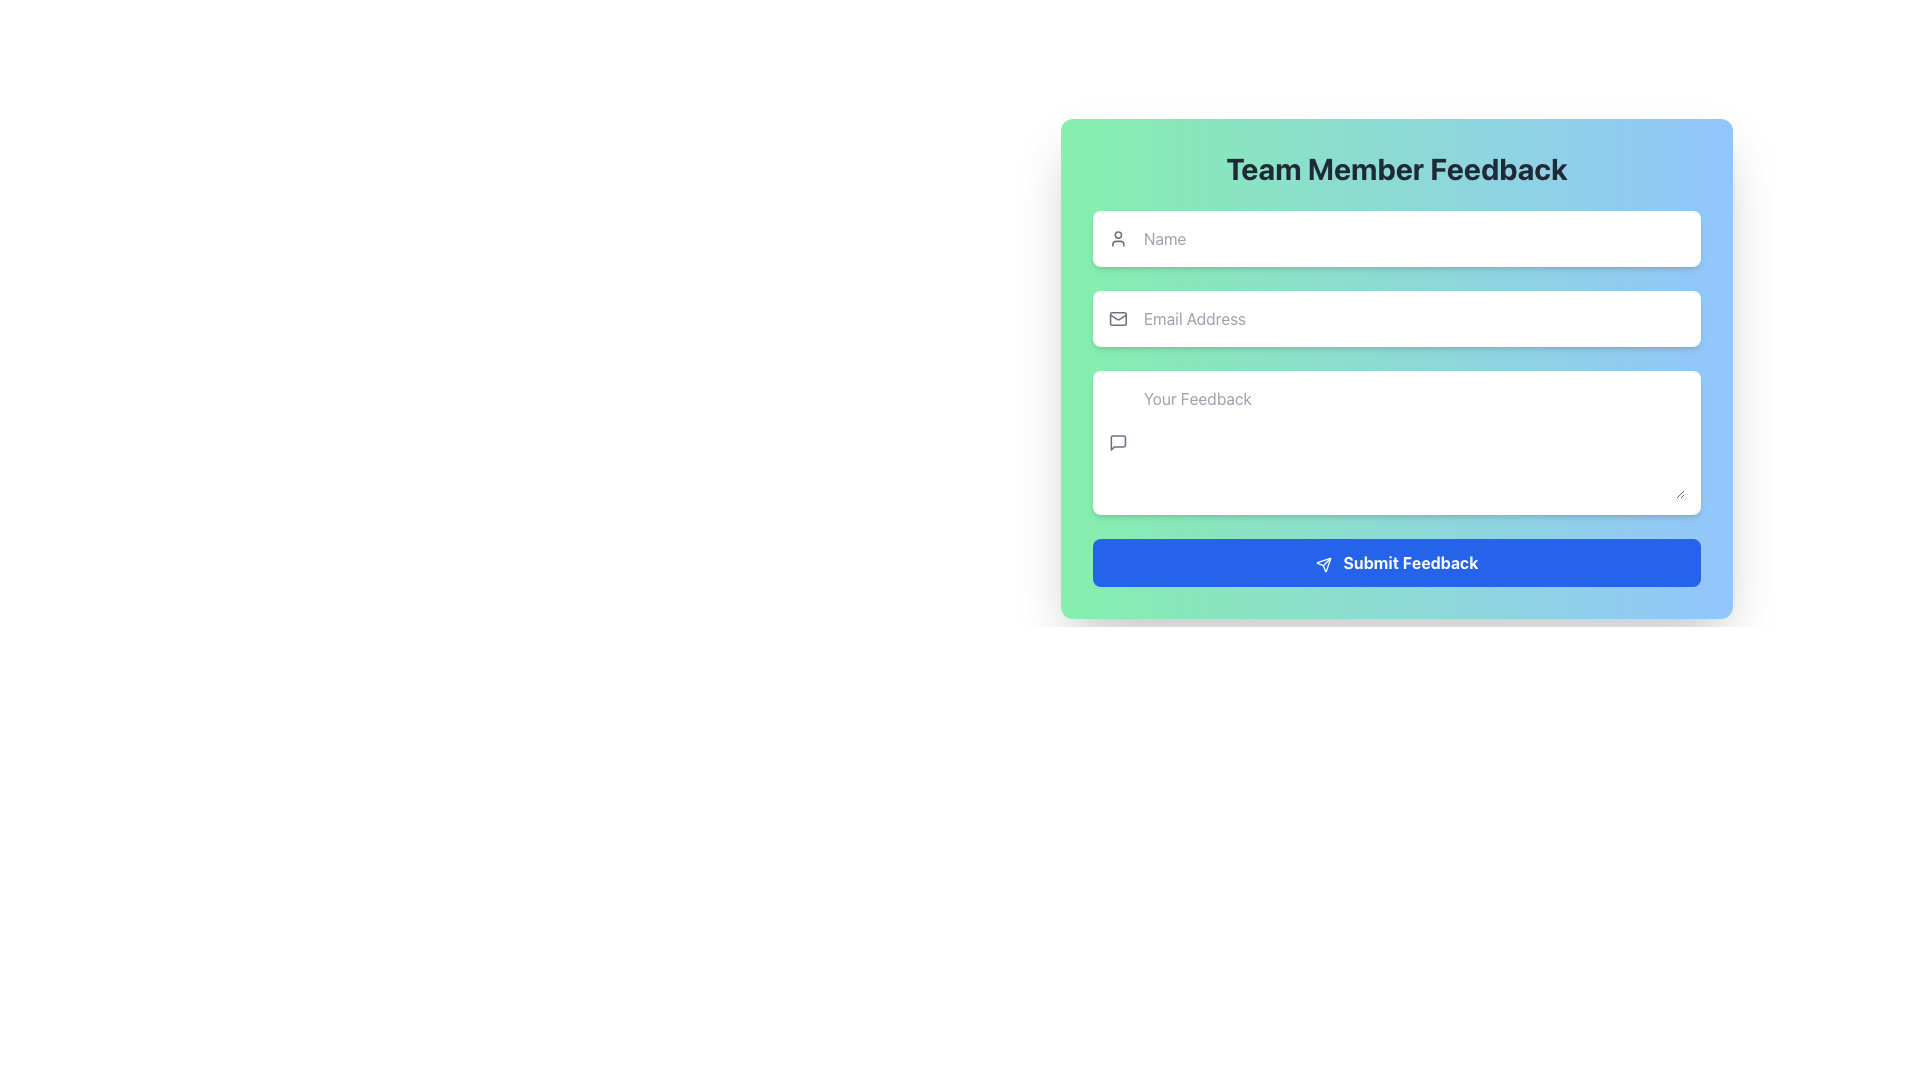  I want to click on the small gray chat icon located at the top-left corner of the feedback text area under the 'Your Feedback' label, so click(1117, 442).